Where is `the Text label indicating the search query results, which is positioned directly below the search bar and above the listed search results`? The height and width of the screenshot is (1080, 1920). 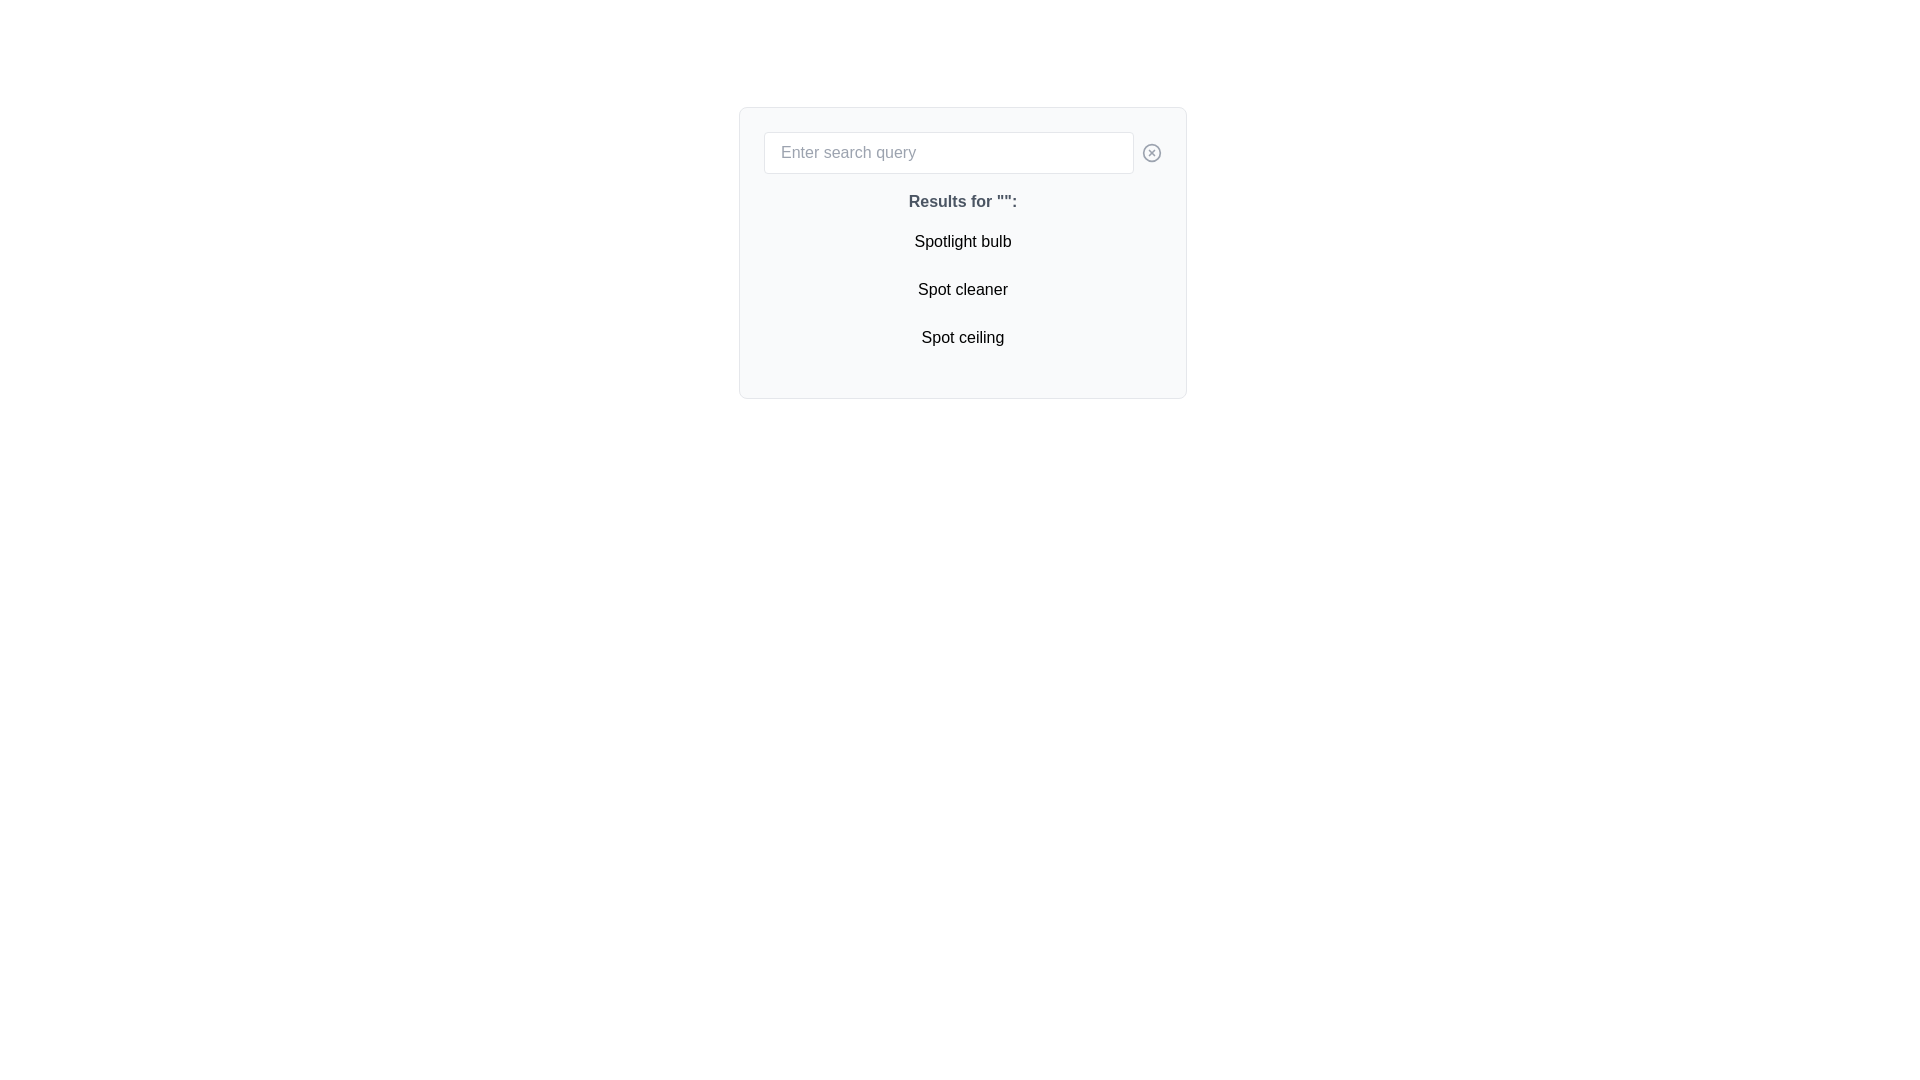 the Text label indicating the search query results, which is positioned directly below the search bar and above the listed search results is located at coordinates (963, 201).